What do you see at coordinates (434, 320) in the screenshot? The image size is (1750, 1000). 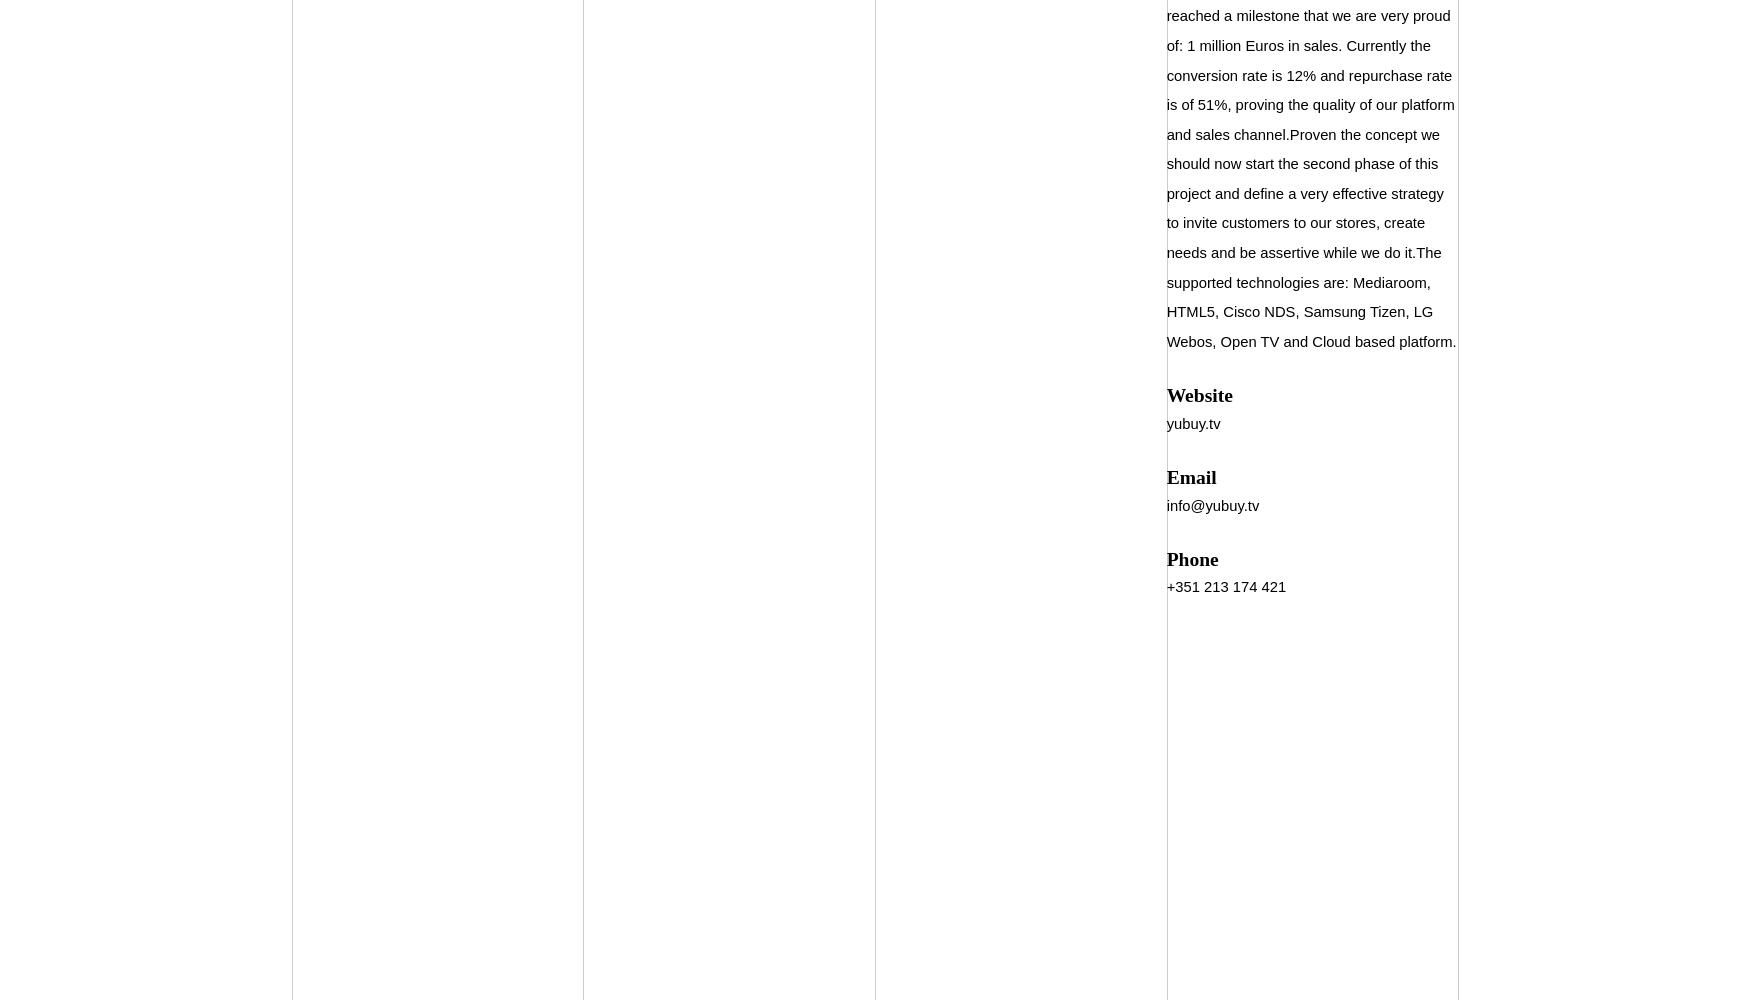 I see `'Press'` at bounding box center [434, 320].